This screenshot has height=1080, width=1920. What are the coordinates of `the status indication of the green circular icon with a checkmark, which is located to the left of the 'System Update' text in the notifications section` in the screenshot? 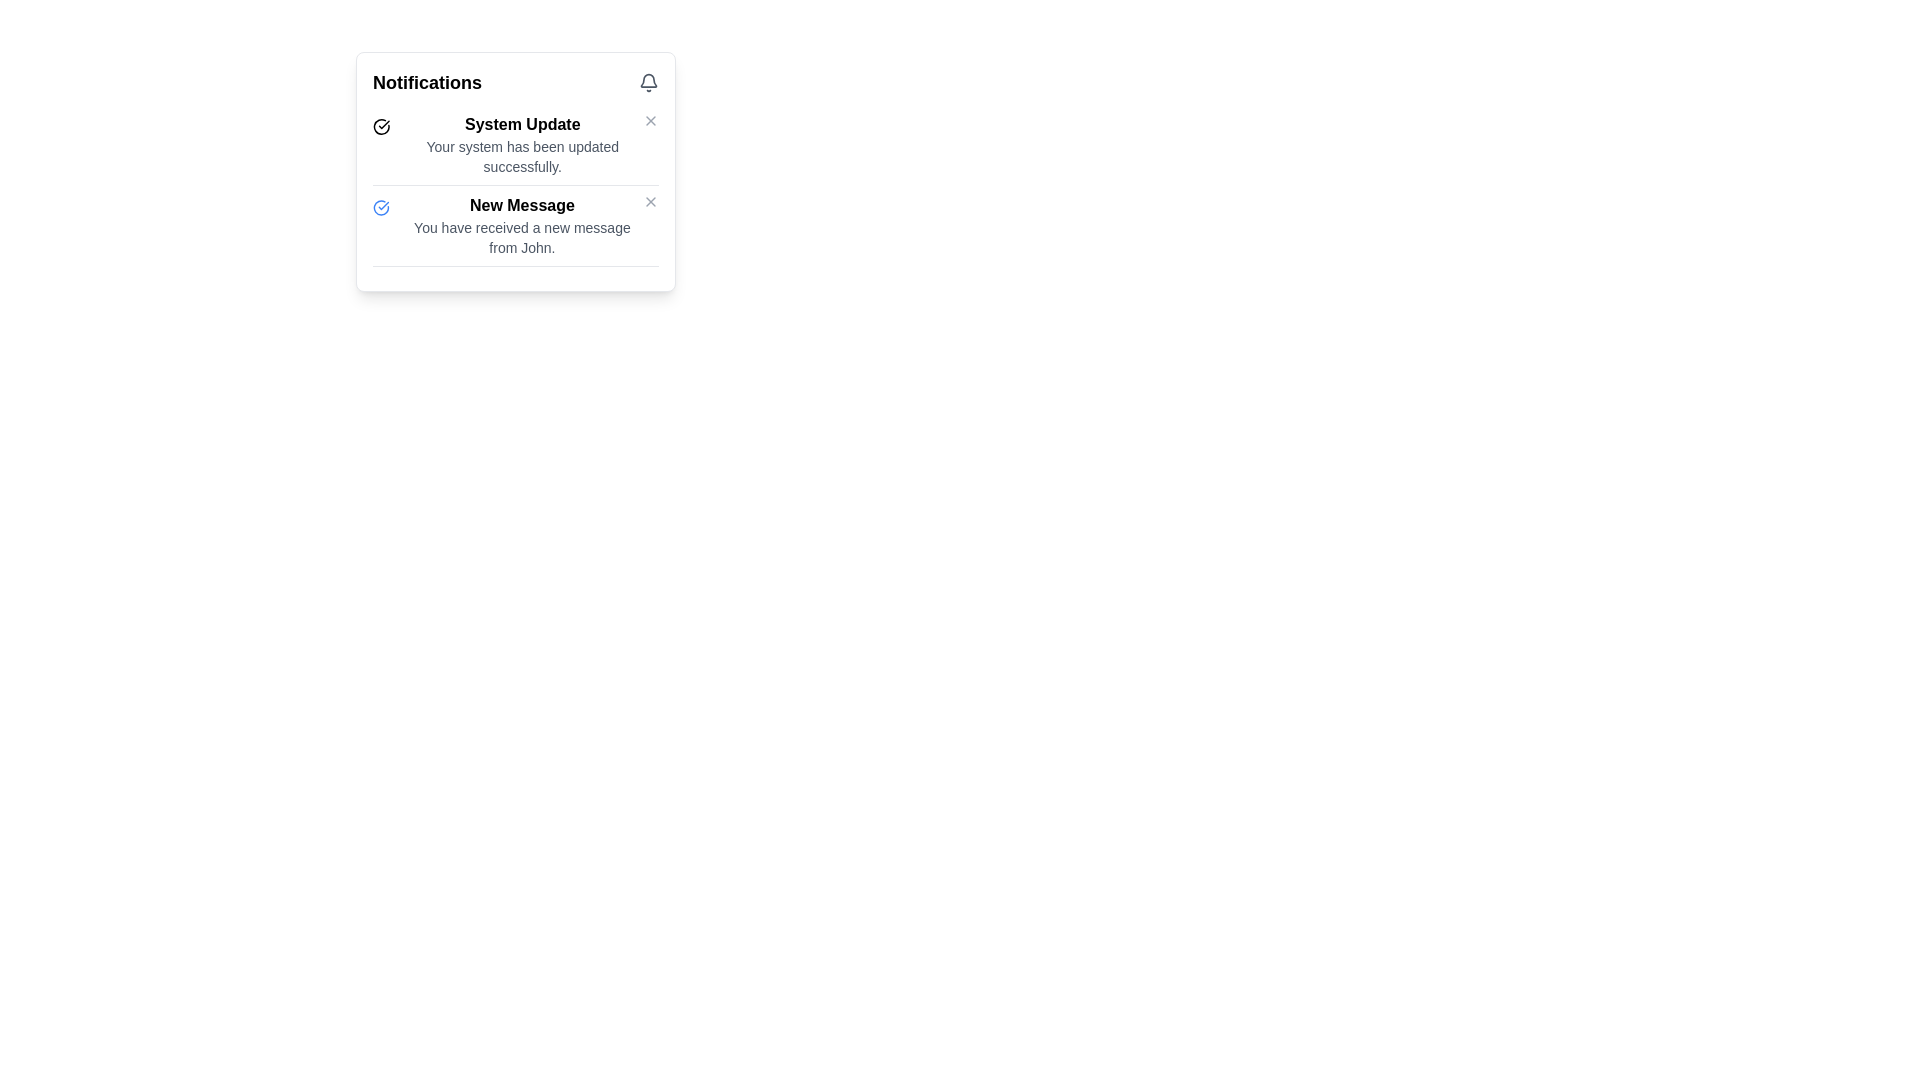 It's located at (381, 127).